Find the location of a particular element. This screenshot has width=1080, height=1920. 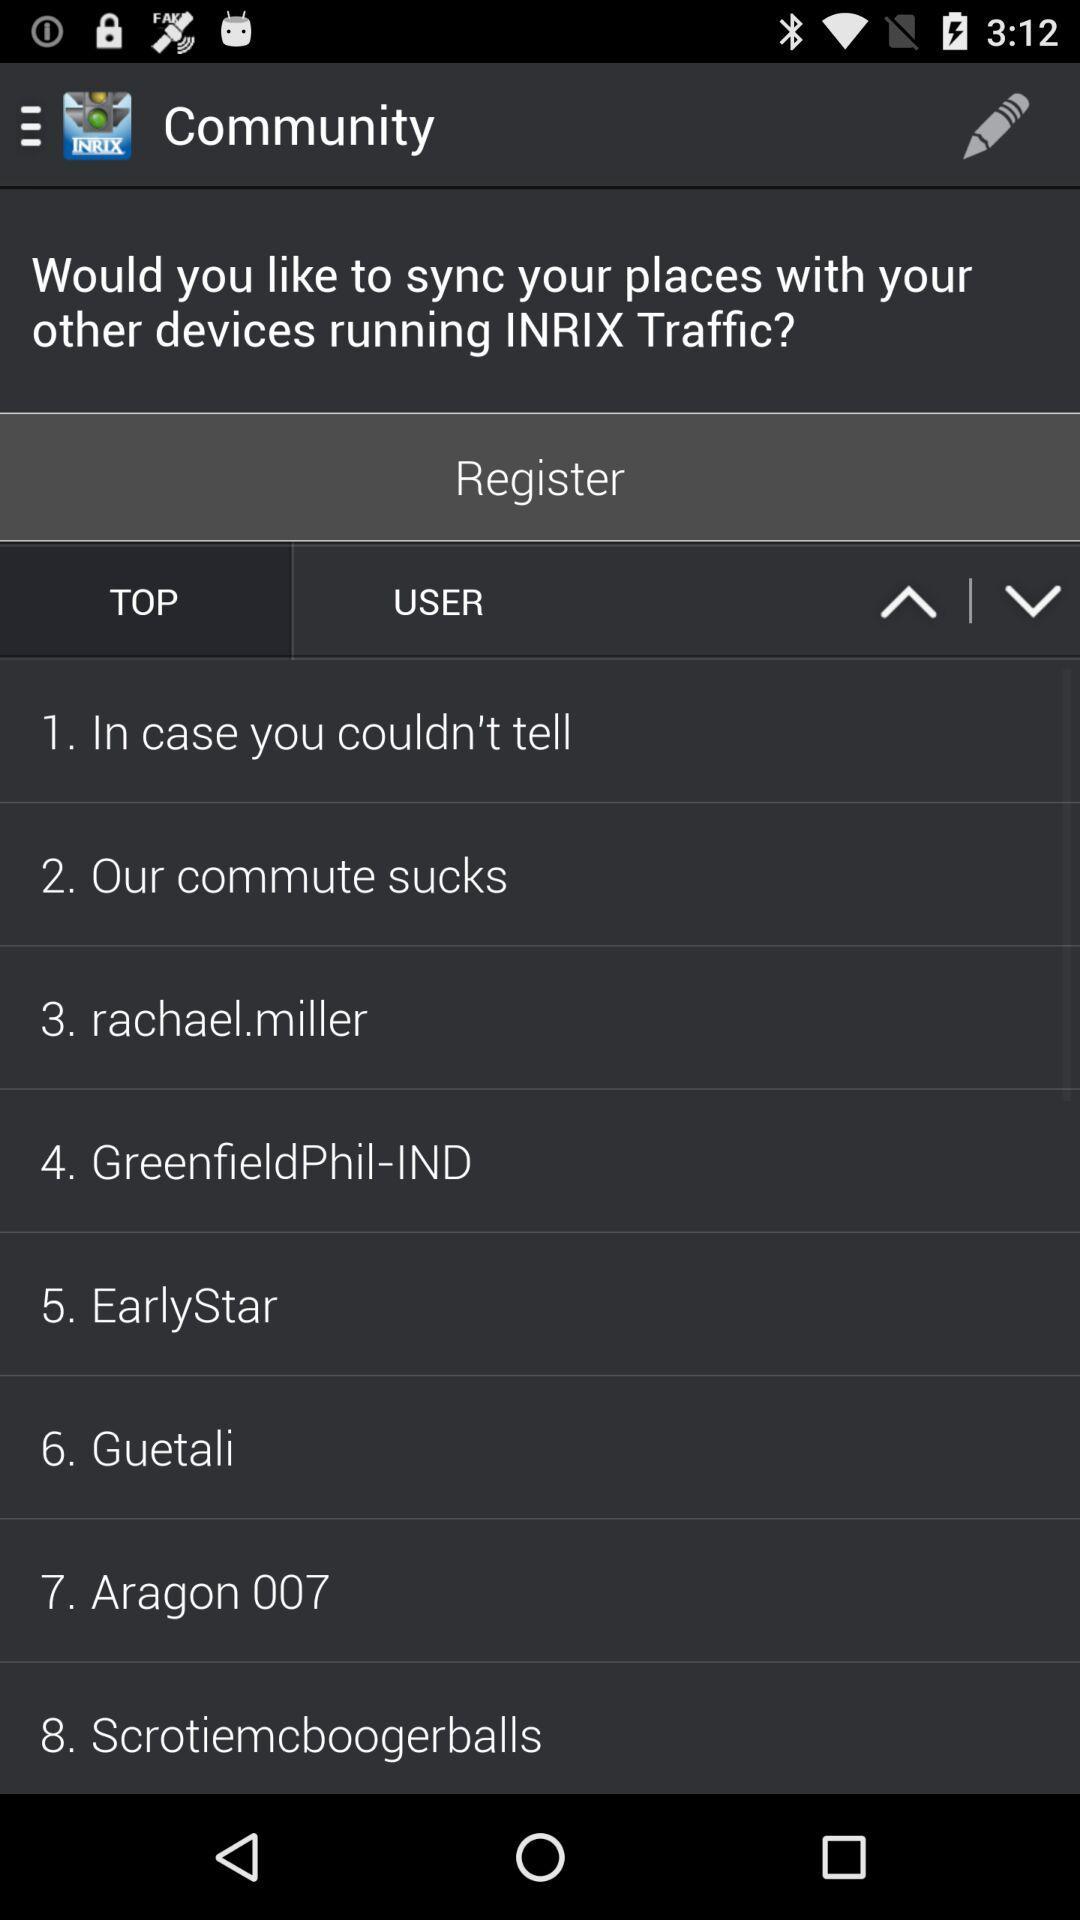

goes up is located at coordinates (908, 599).